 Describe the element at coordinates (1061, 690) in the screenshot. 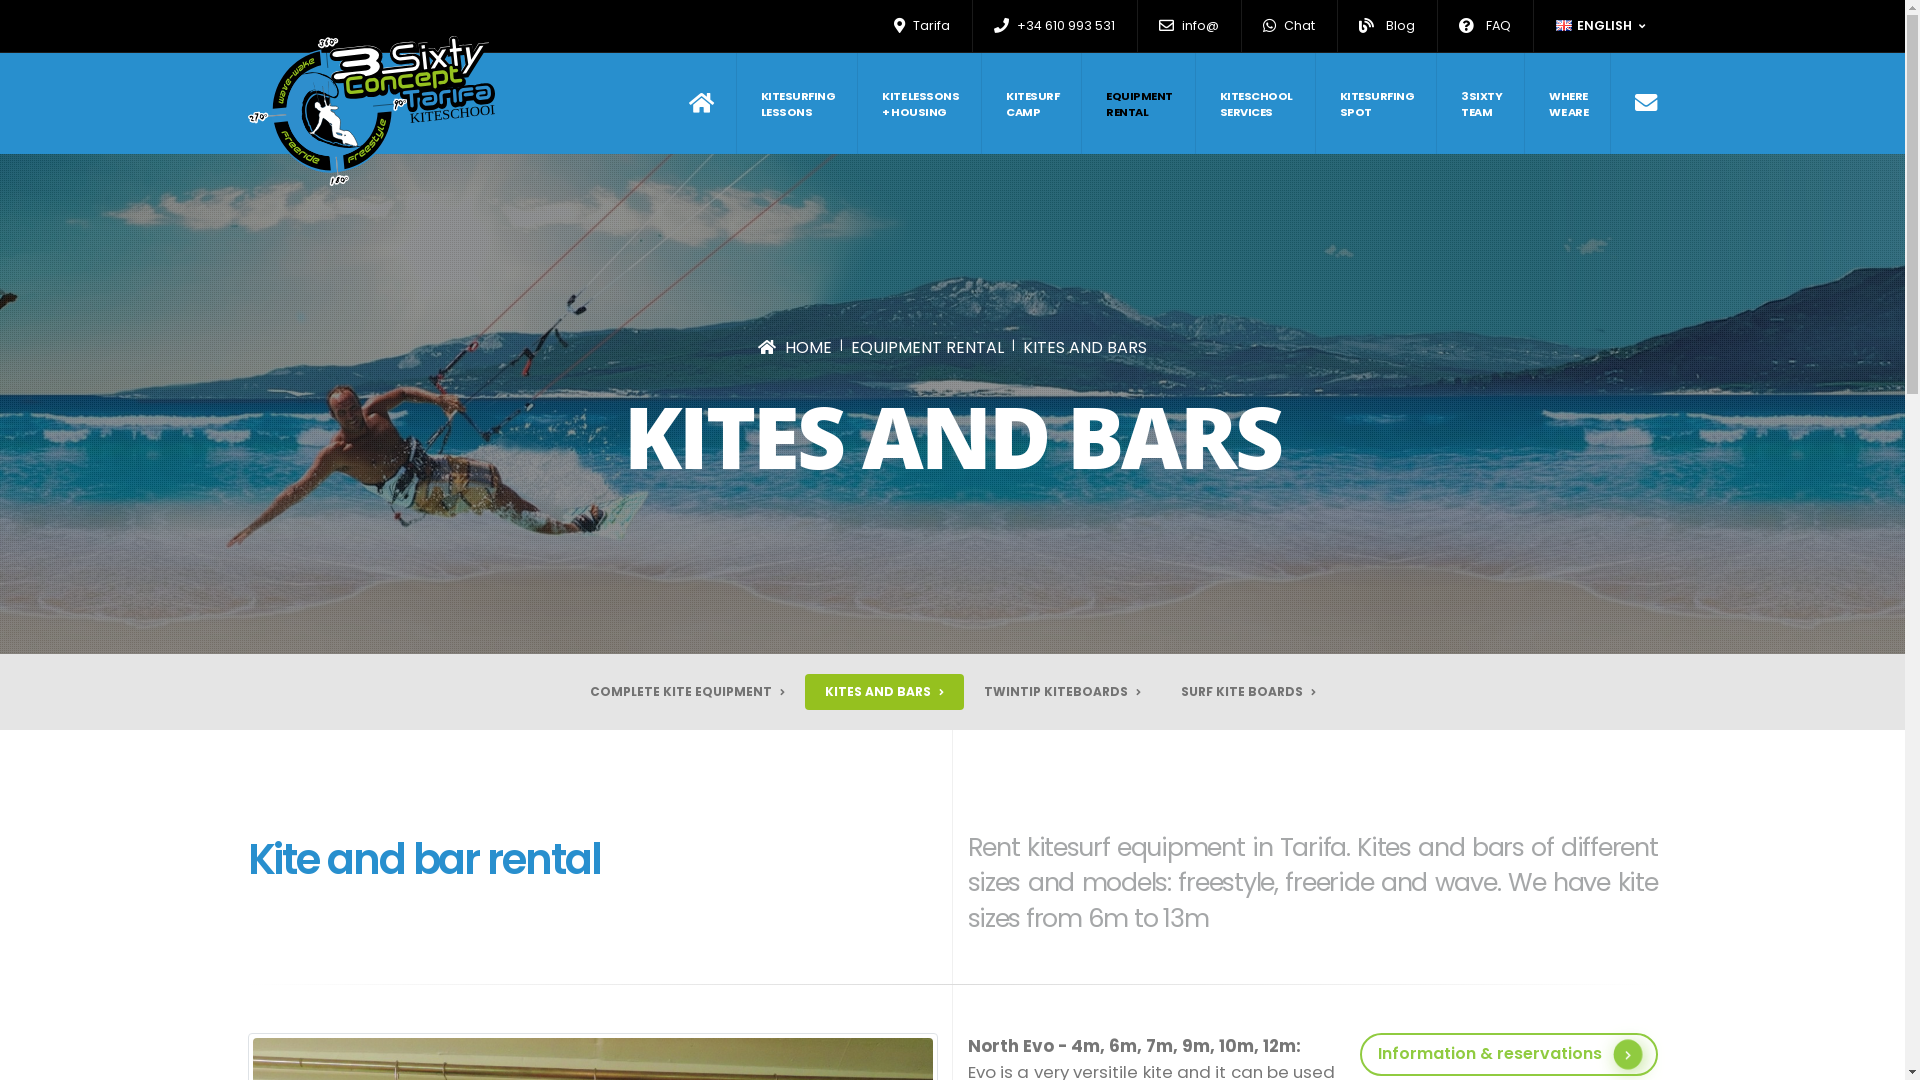

I see `'TWINTIP KITEBOARDS'` at that location.